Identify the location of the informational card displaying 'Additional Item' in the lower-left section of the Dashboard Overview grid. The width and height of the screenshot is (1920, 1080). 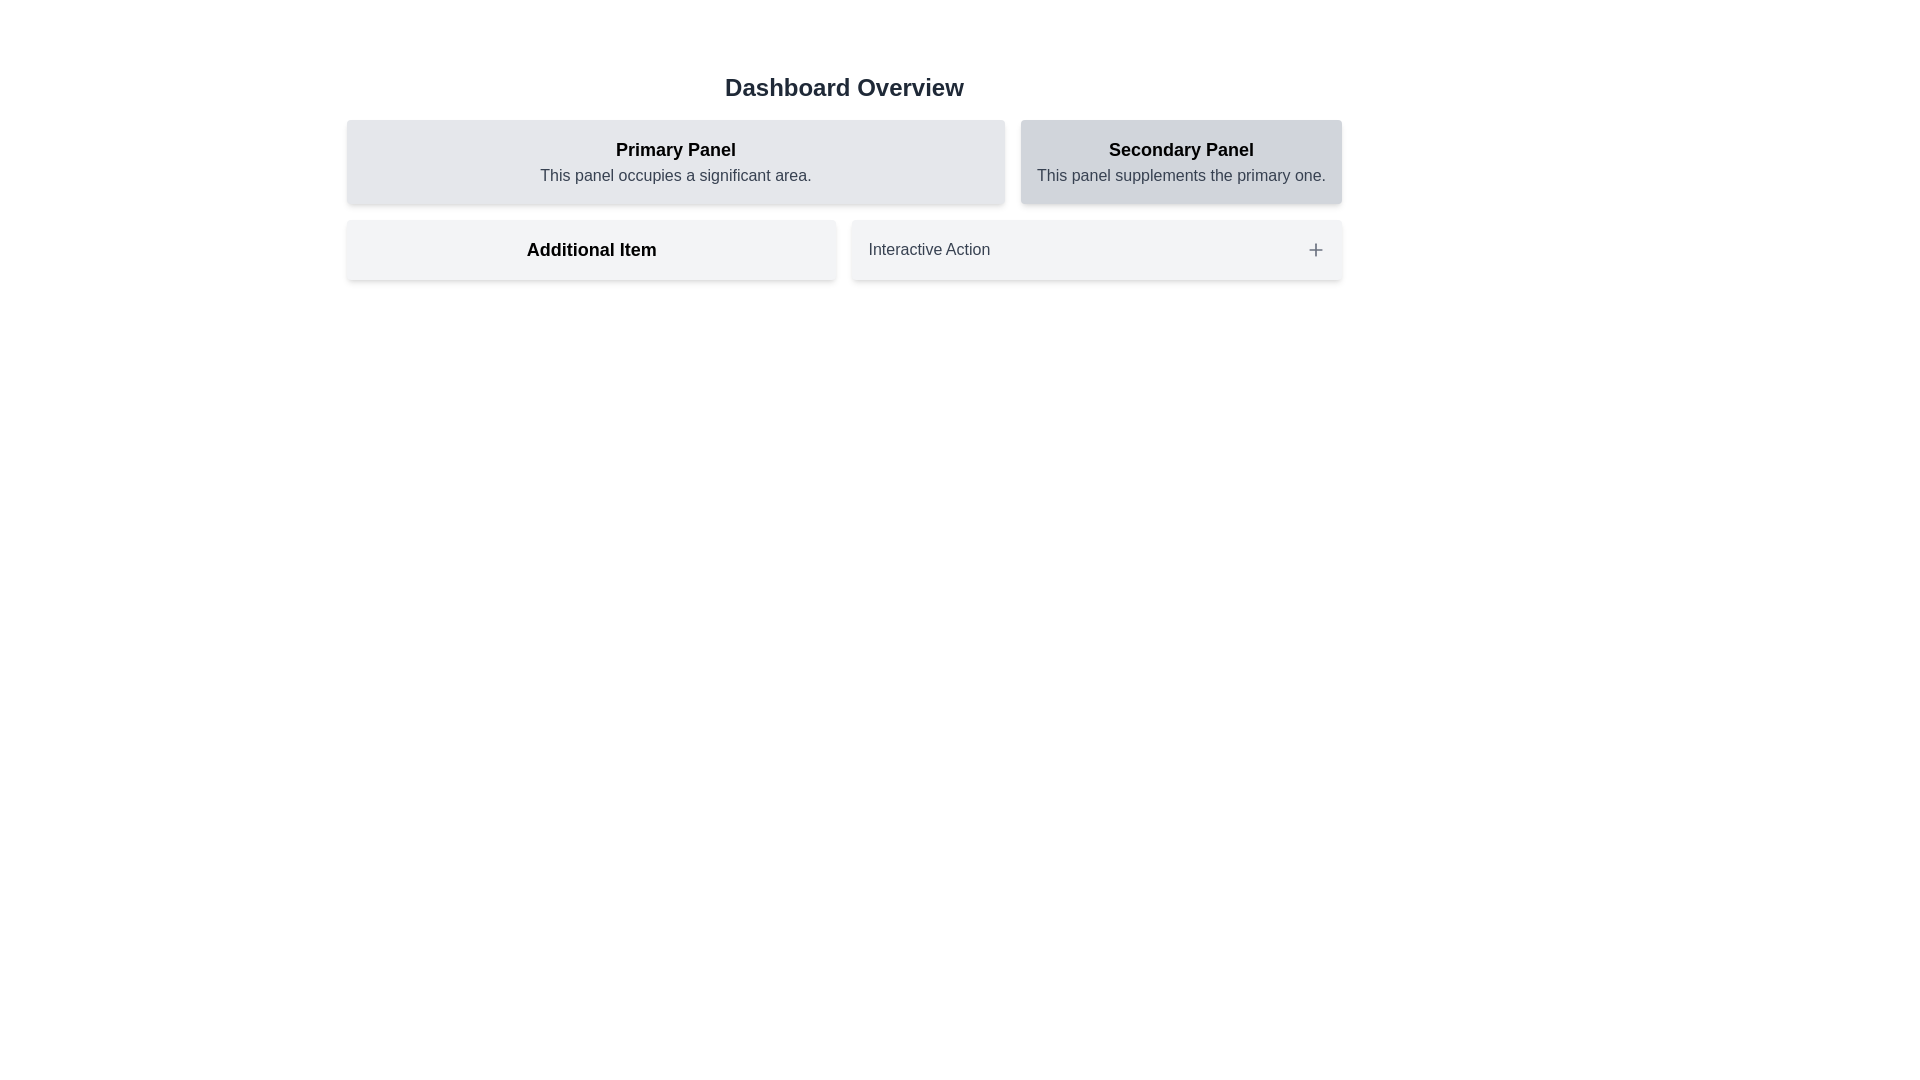
(590, 249).